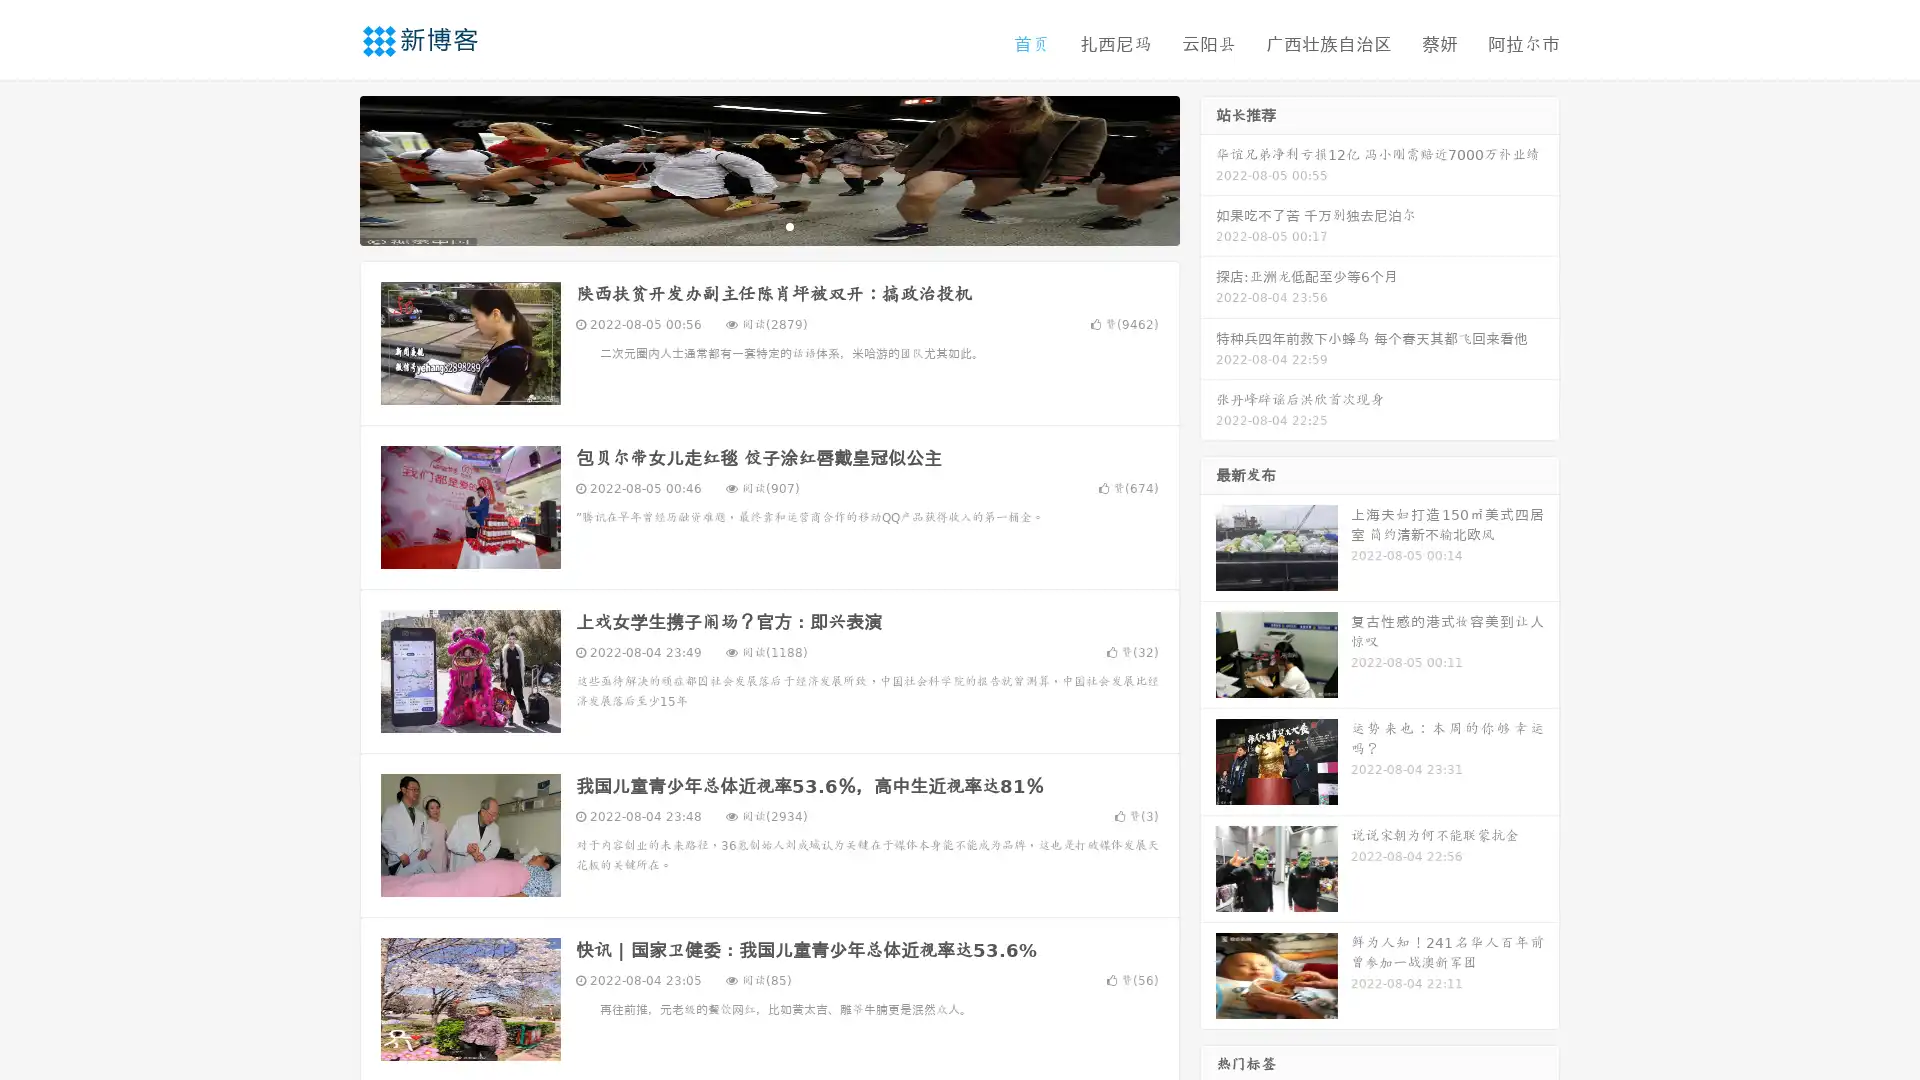  I want to click on Go to slide 3, so click(789, 225).